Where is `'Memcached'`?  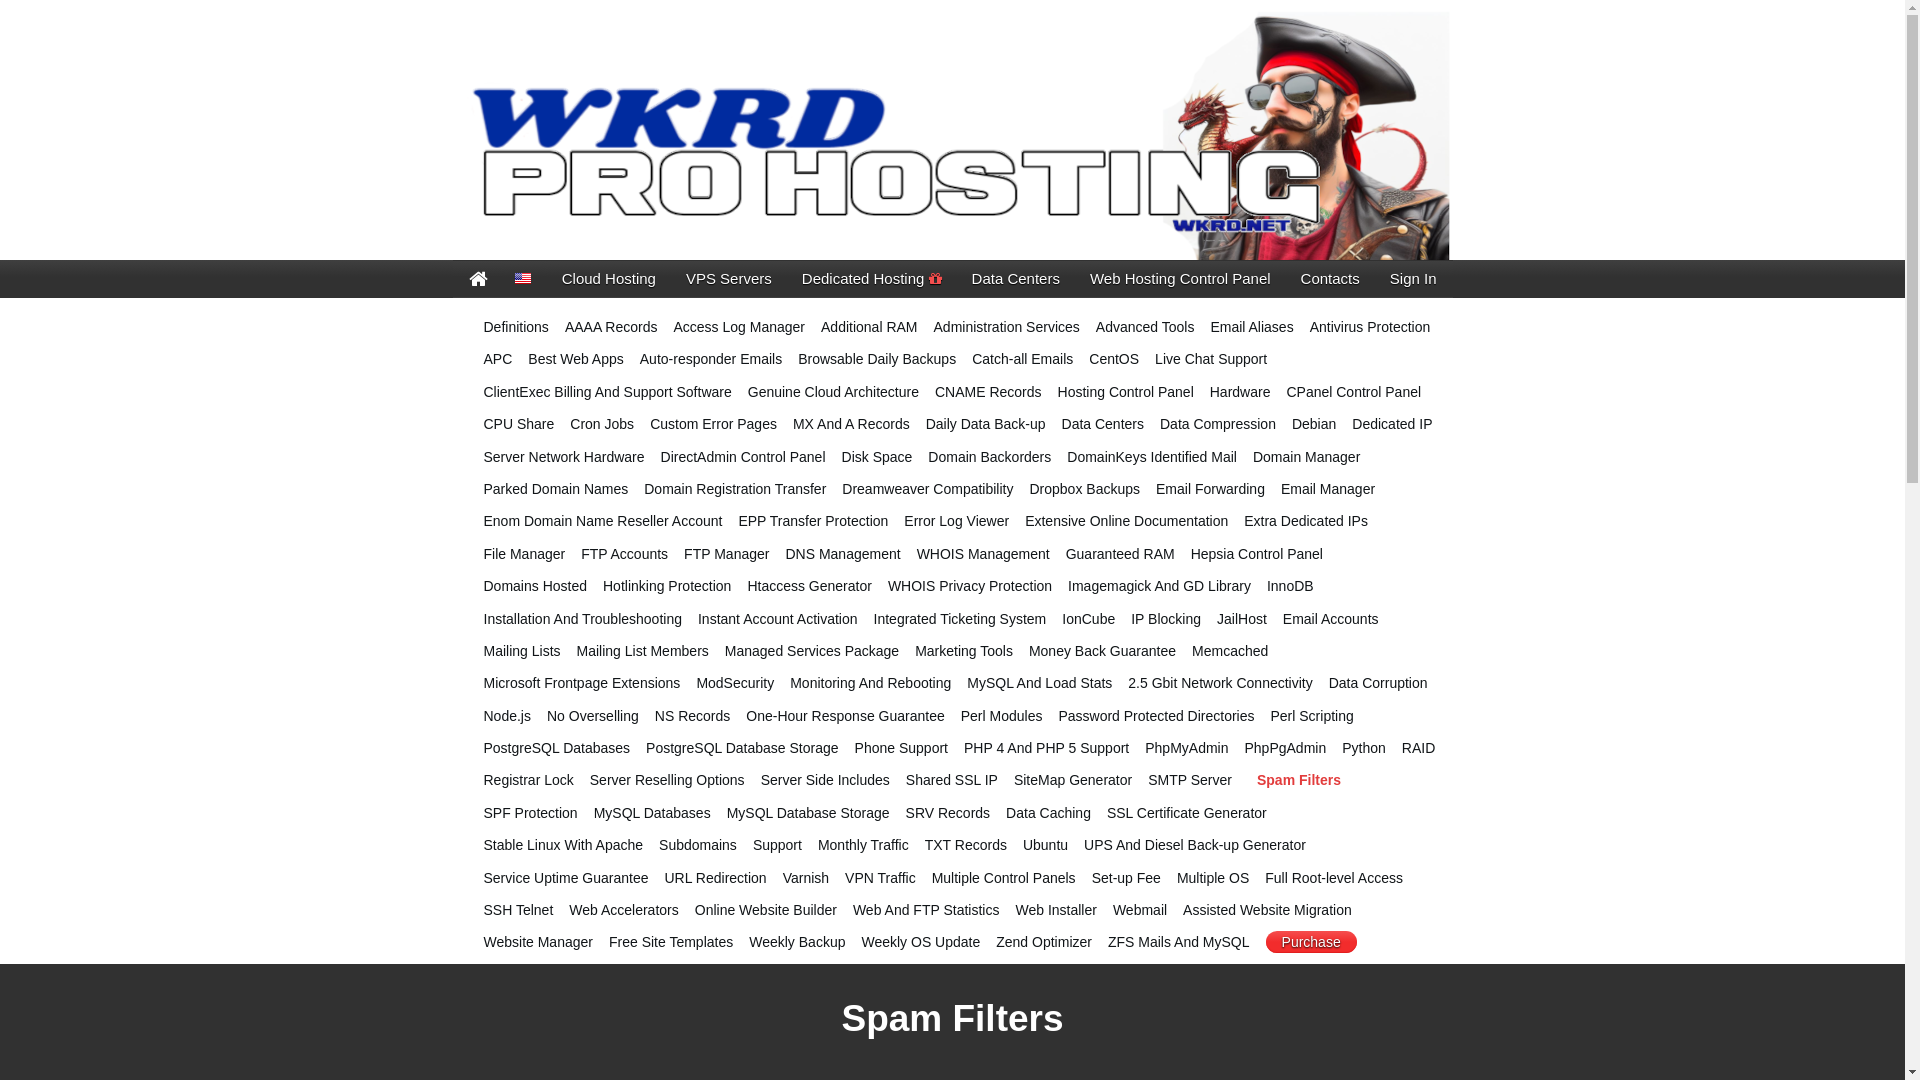 'Memcached' is located at coordinates (1228, 651).